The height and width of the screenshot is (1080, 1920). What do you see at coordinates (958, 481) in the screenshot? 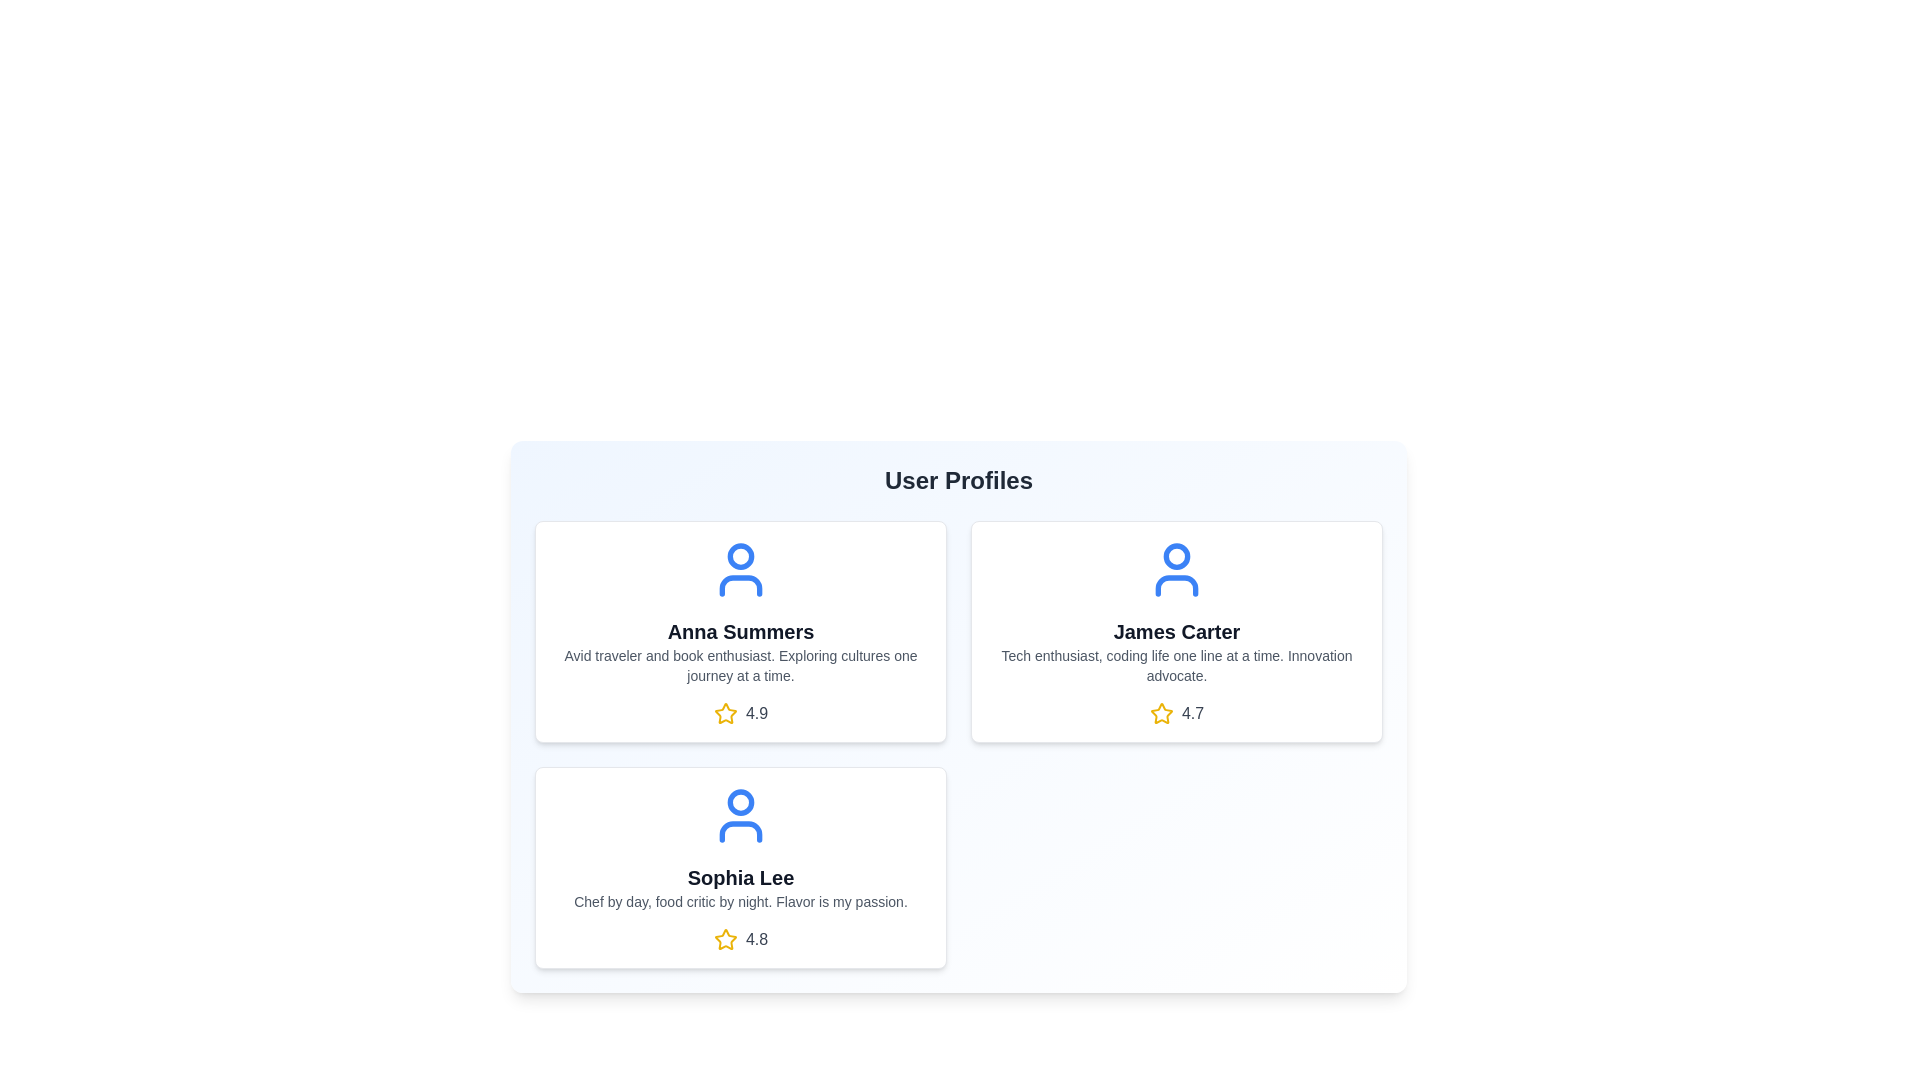
I see `the 'User Profiles' header` at bounding box center [958, 481].